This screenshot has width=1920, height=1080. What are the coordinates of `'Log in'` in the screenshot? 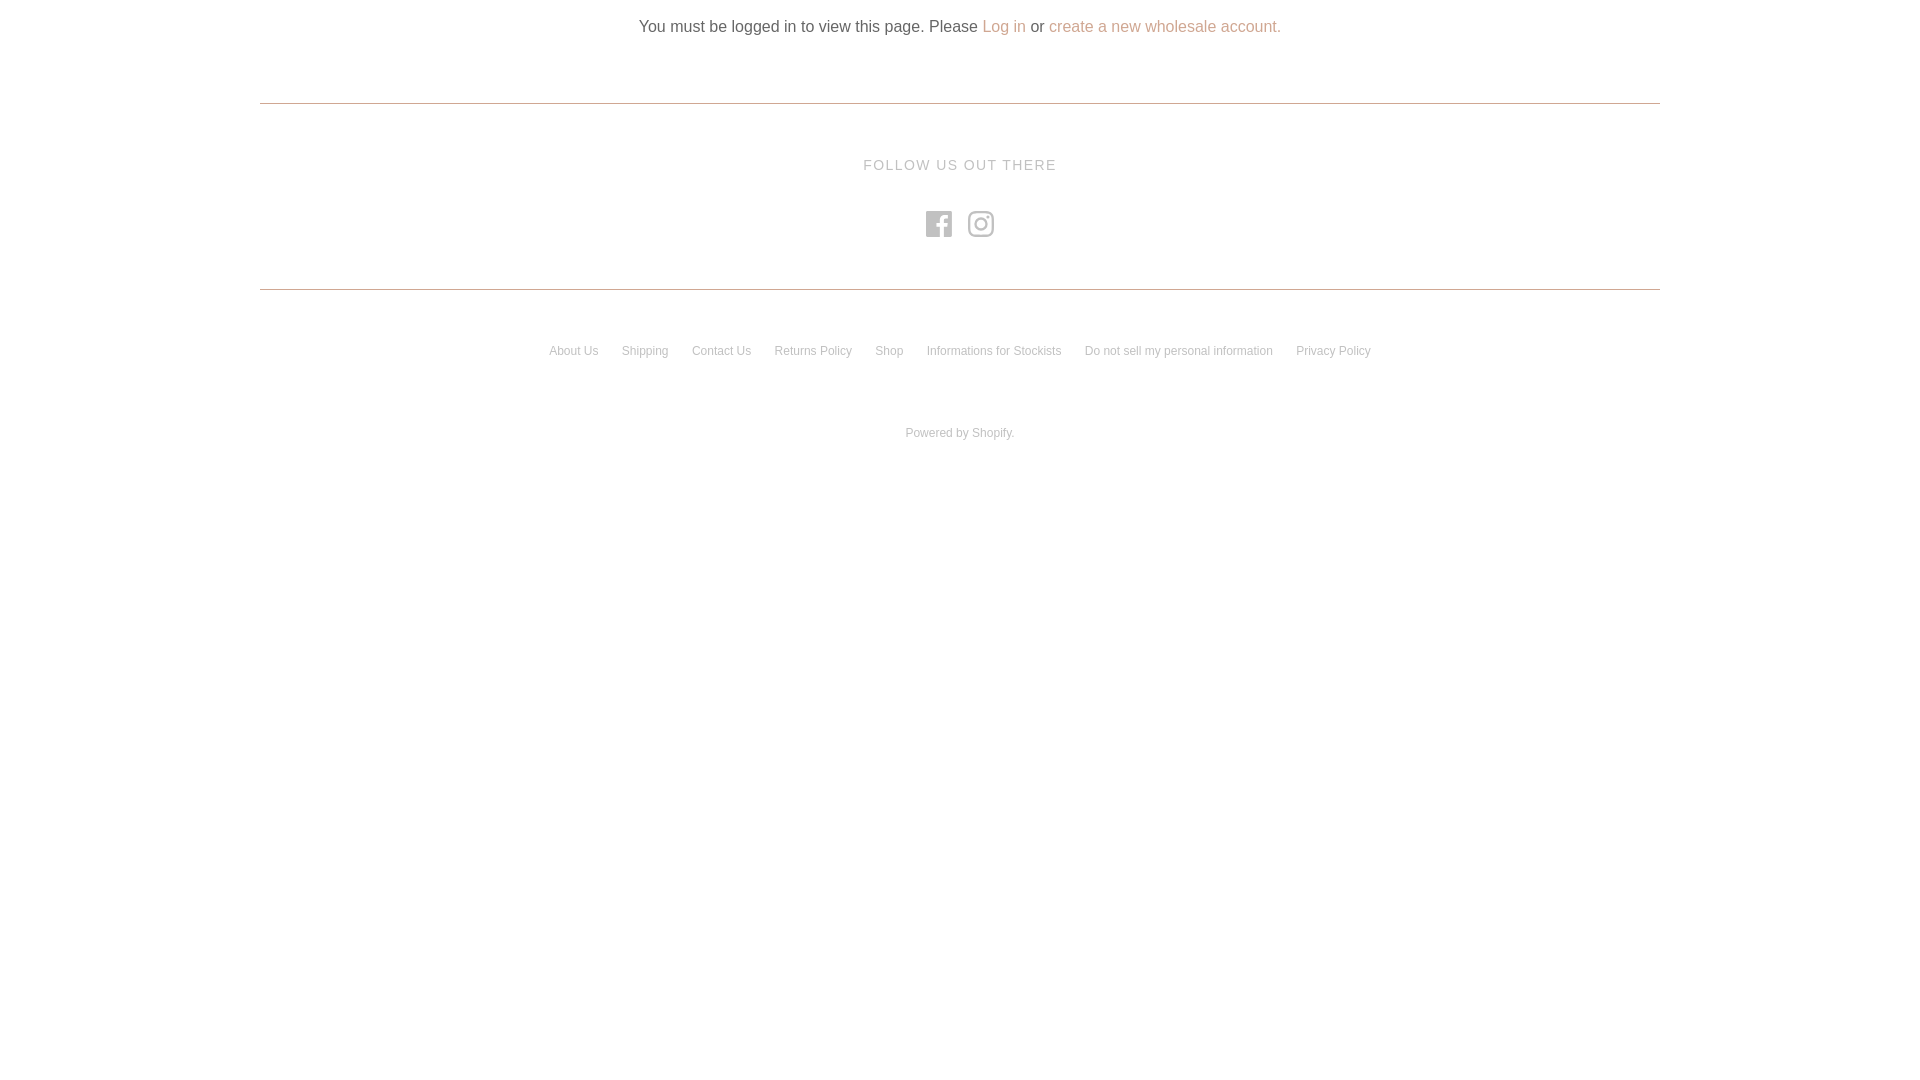 It's located at (982, 26).